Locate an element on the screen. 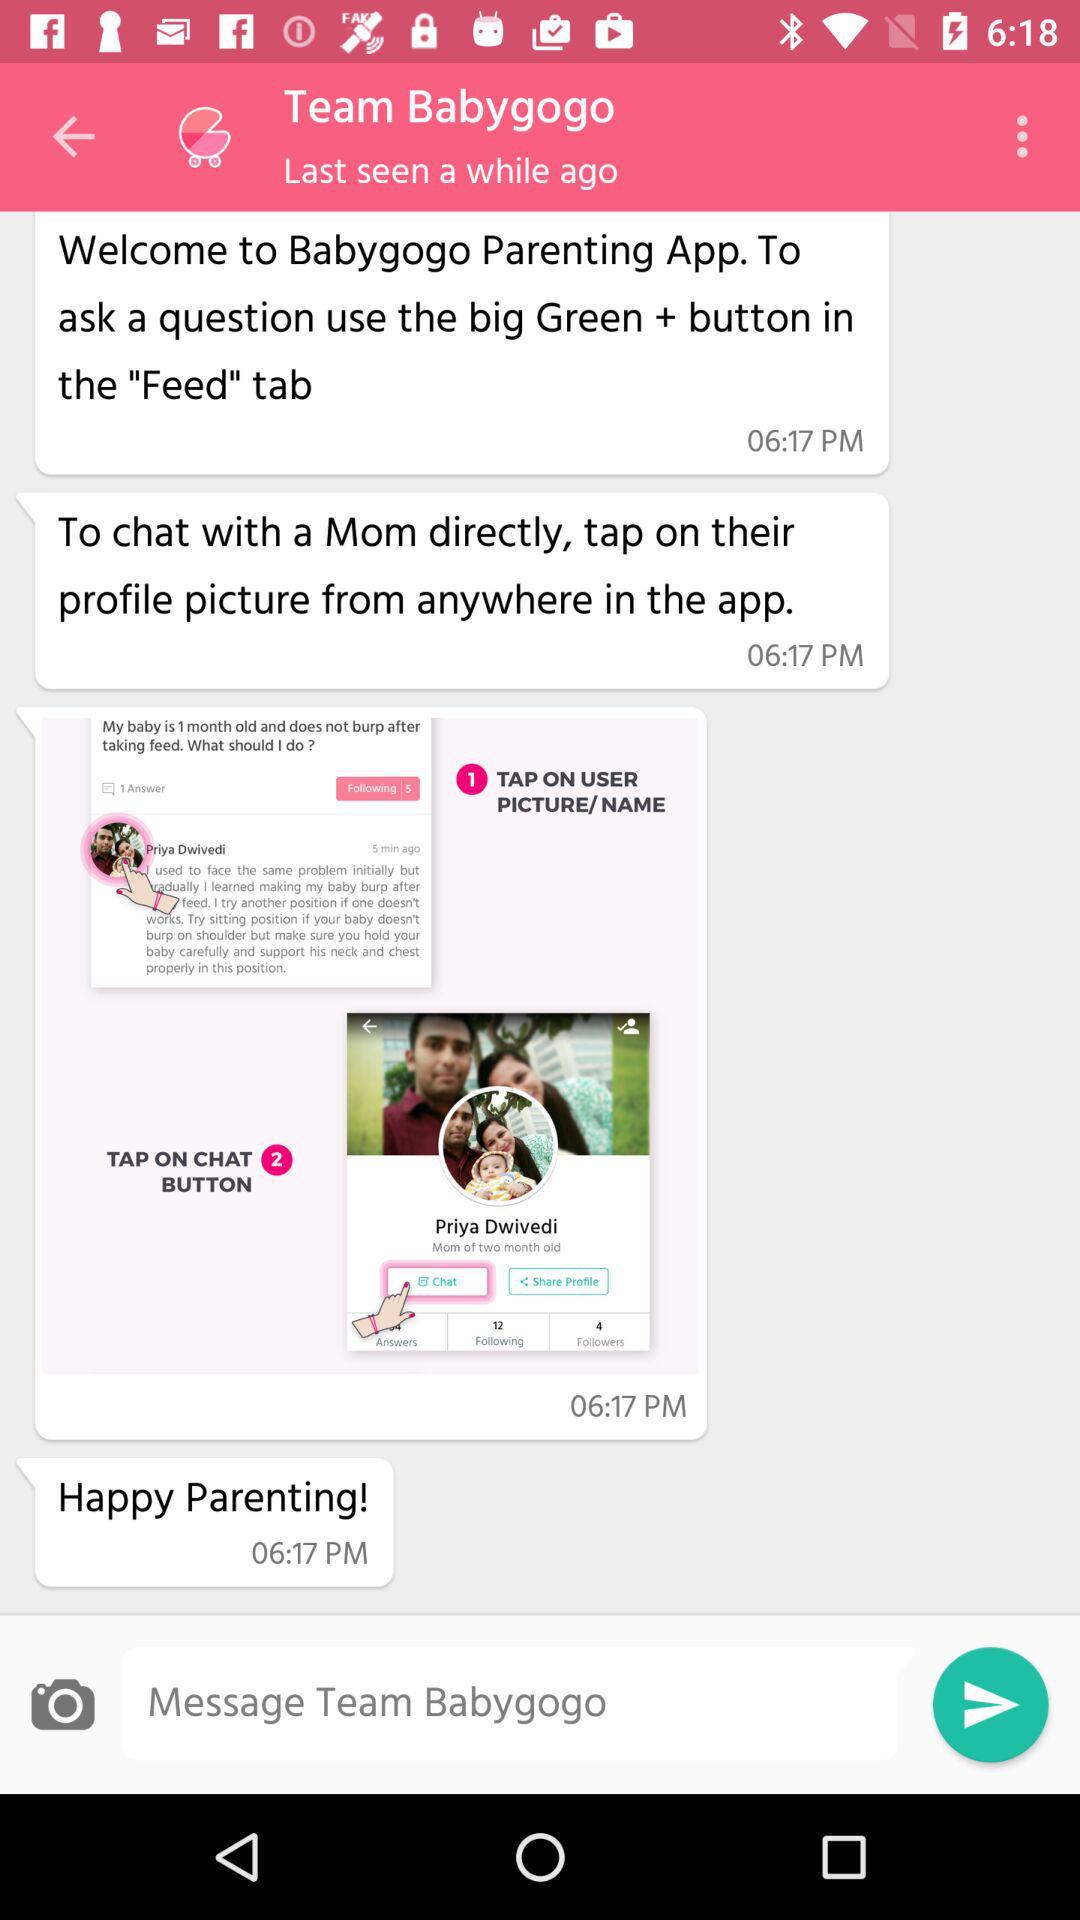 The height and width of the screenshot is (1920, 1080). camera icon is located at coordinates (61, 1703).